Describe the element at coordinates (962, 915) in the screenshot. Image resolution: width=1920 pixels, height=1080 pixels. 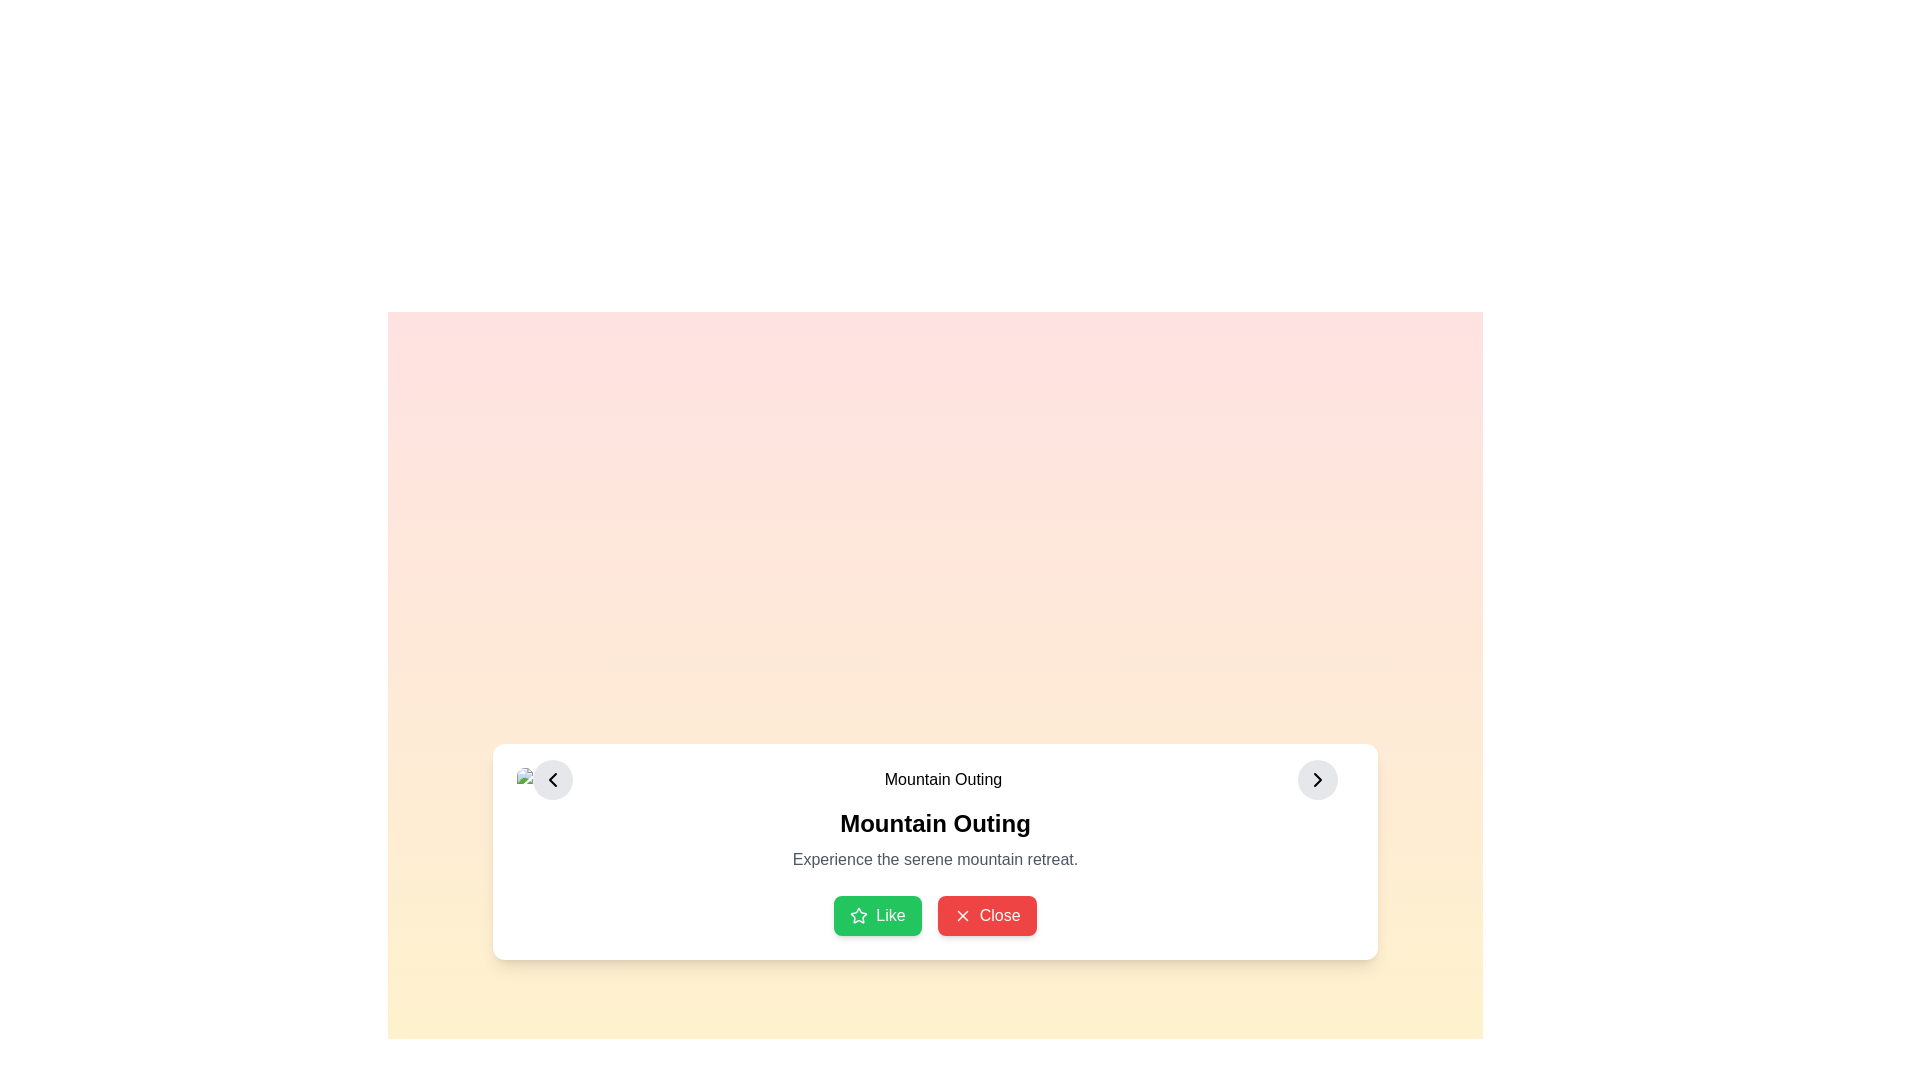
I see `the 'Close' button which features a decorative icon styled as a small cross symbol with a red background` at that location.